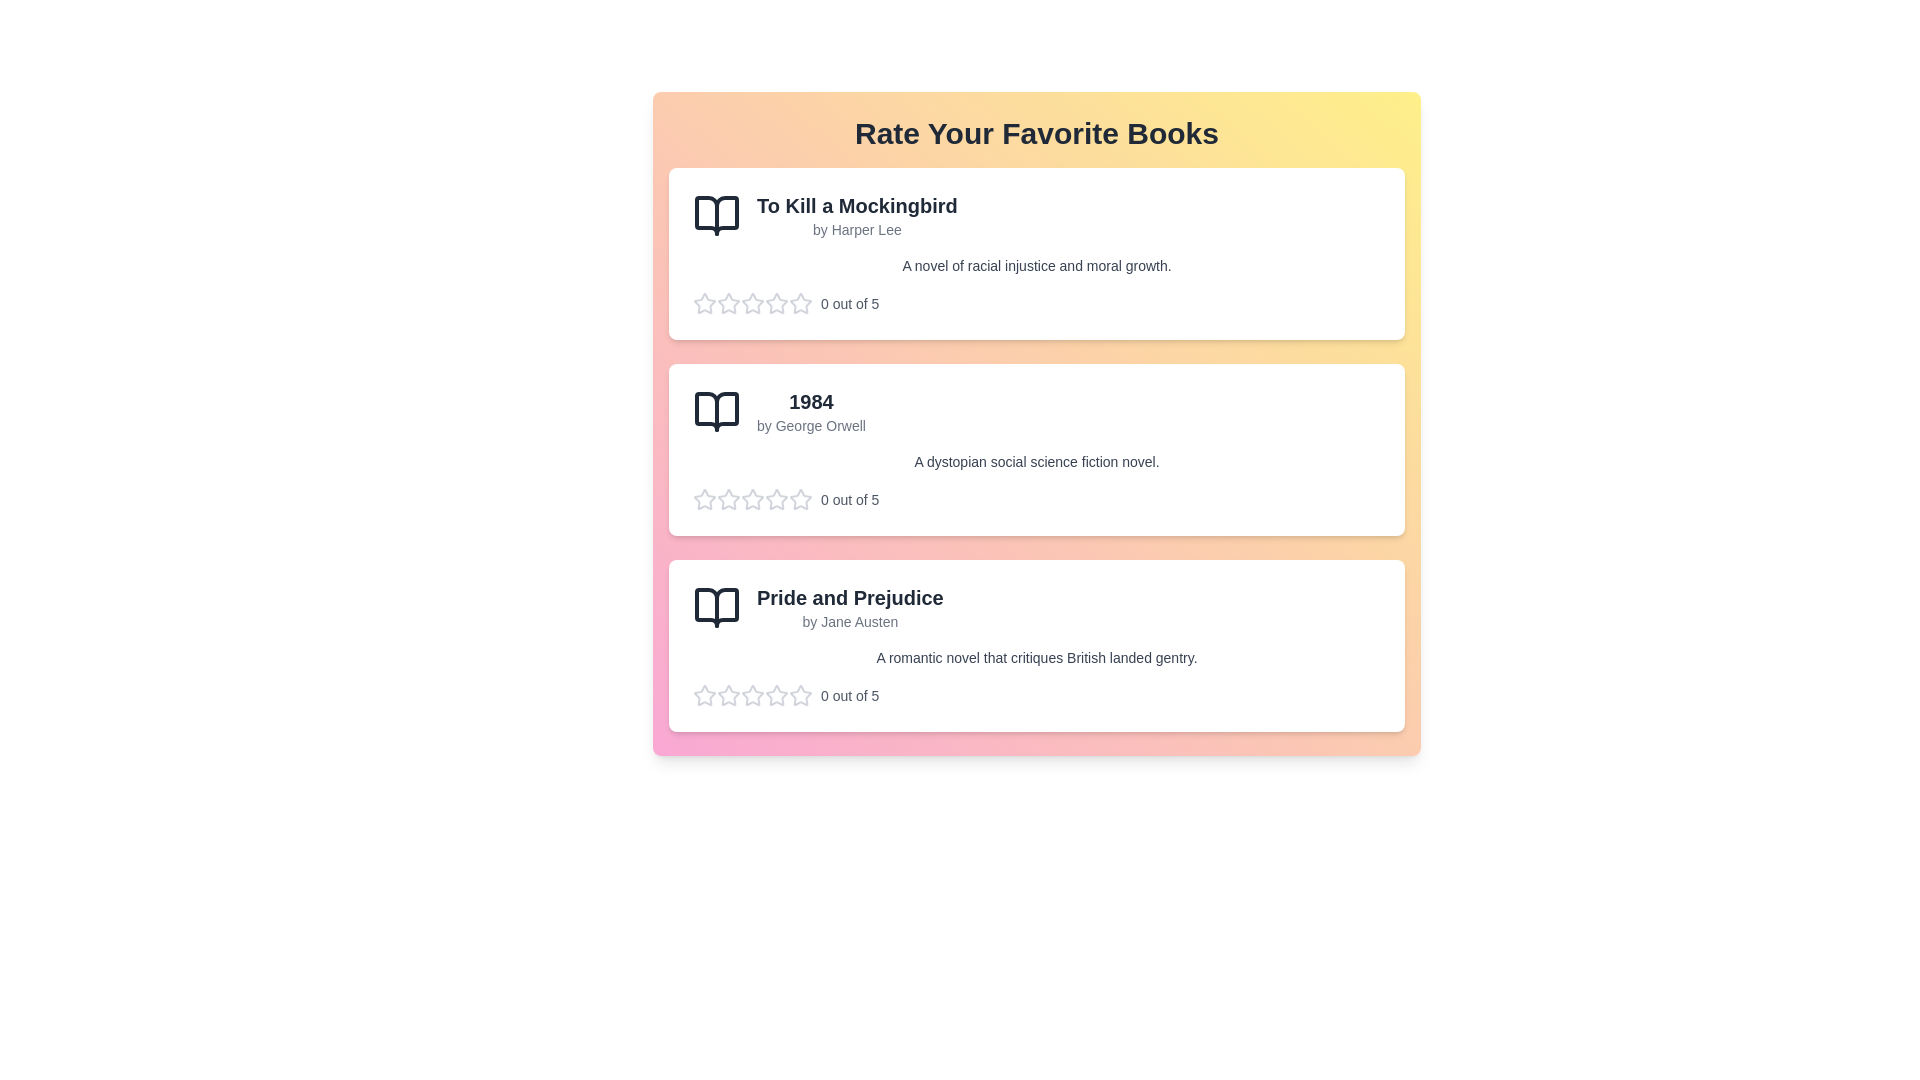  I want to click on the first star icon for rating under the 'To Kill a Mockingbird' book entry to indicate a one-star rating, so click(801, 303).